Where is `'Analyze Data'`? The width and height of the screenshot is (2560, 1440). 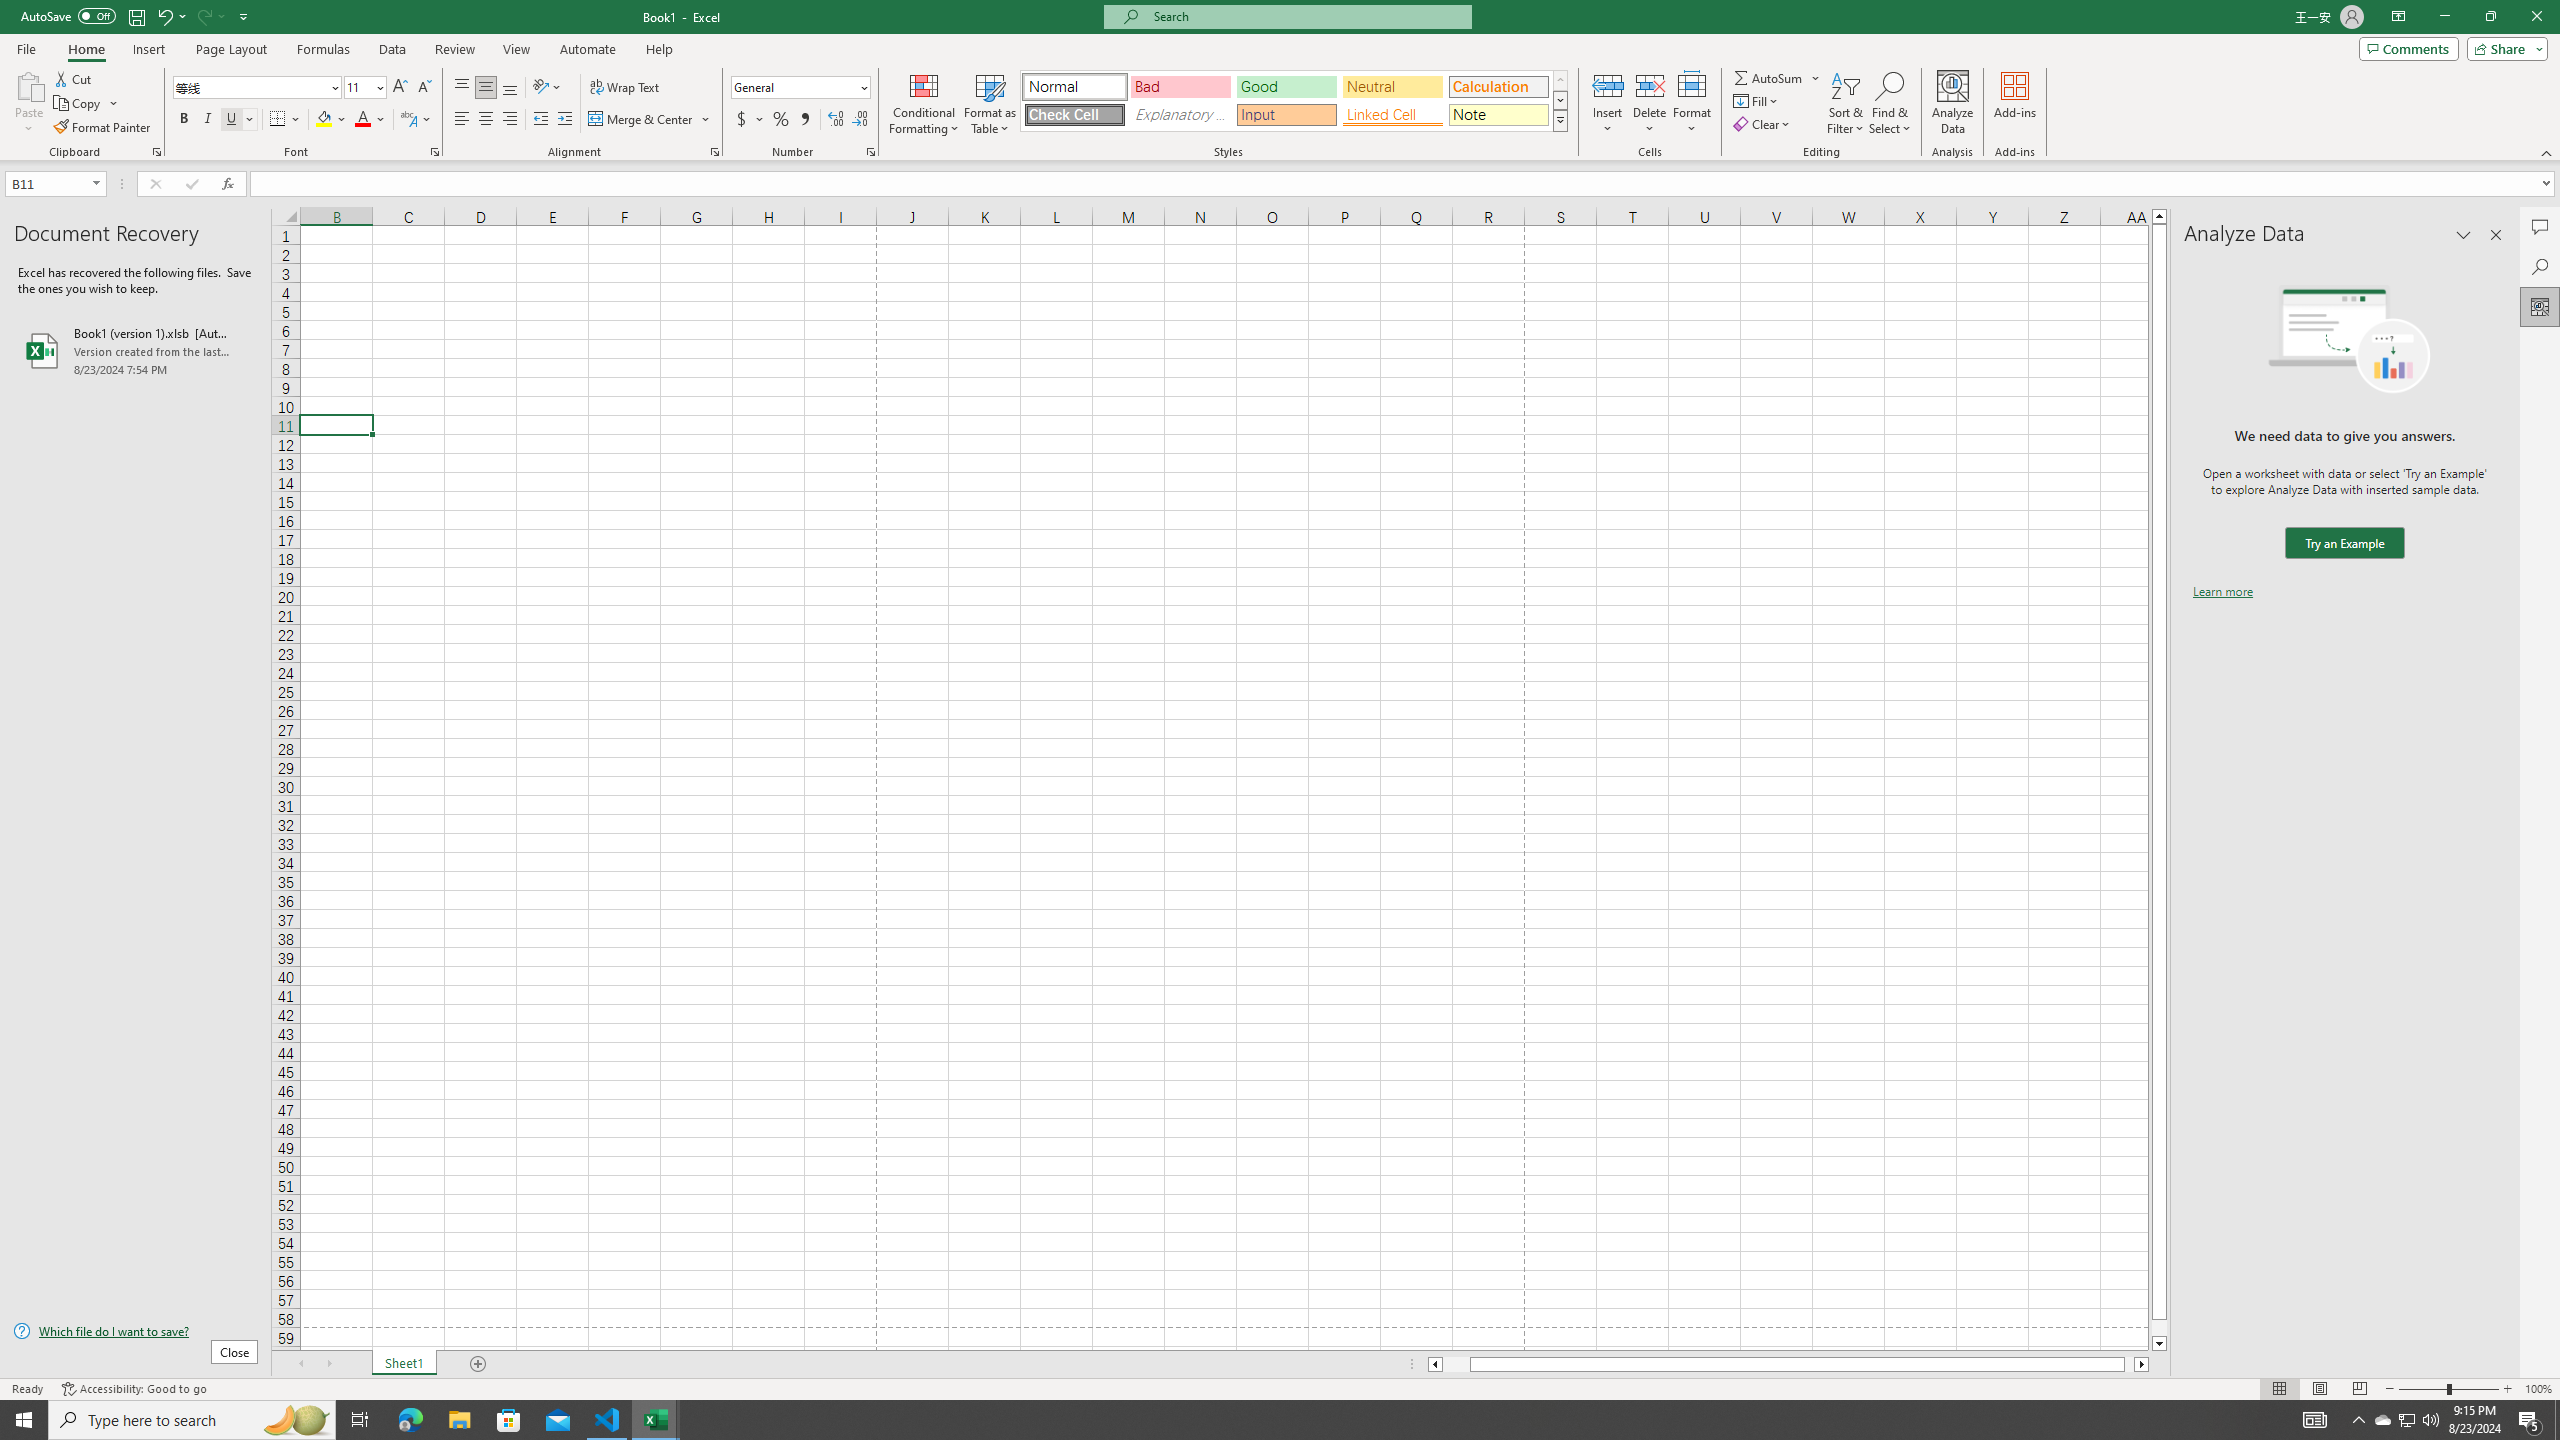 'Analyze Data' is located at coordinates (2539, 306).